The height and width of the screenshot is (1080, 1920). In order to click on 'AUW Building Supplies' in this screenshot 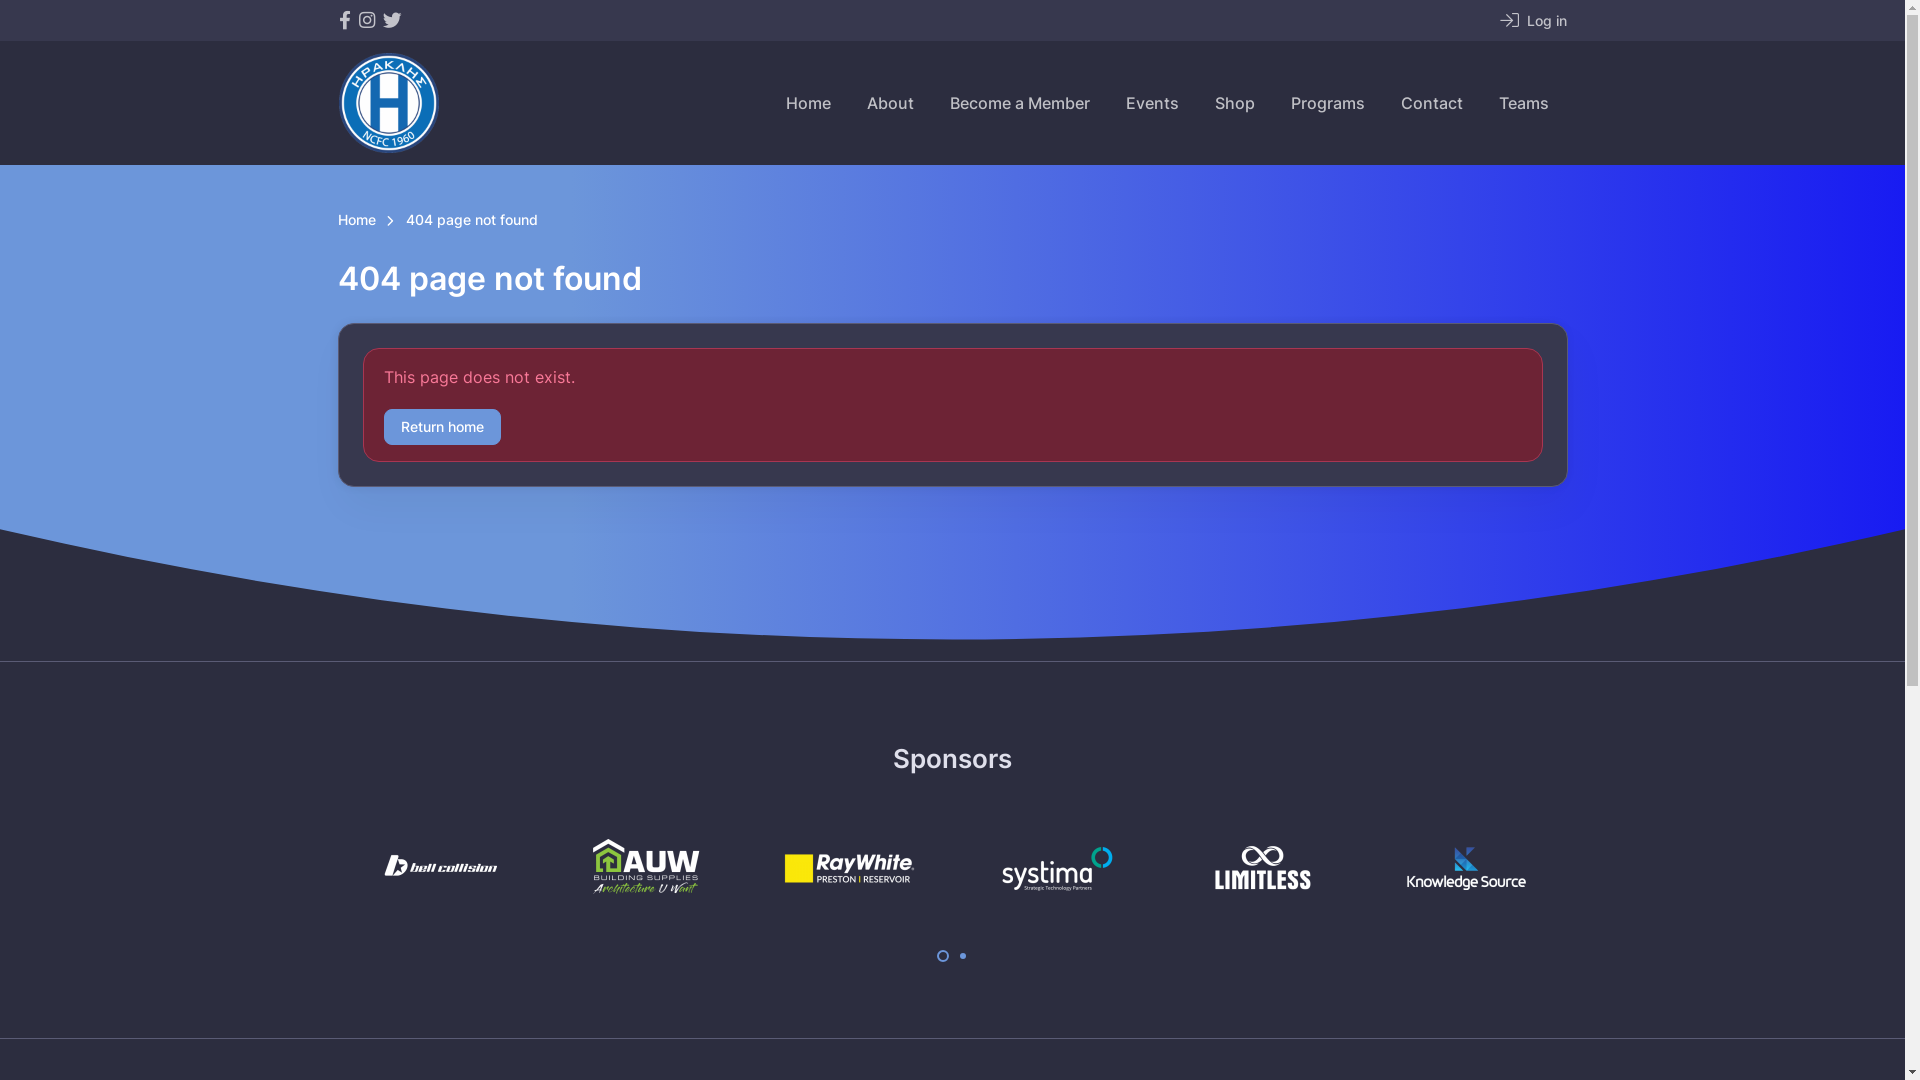, I will do `click(644, 867)`.